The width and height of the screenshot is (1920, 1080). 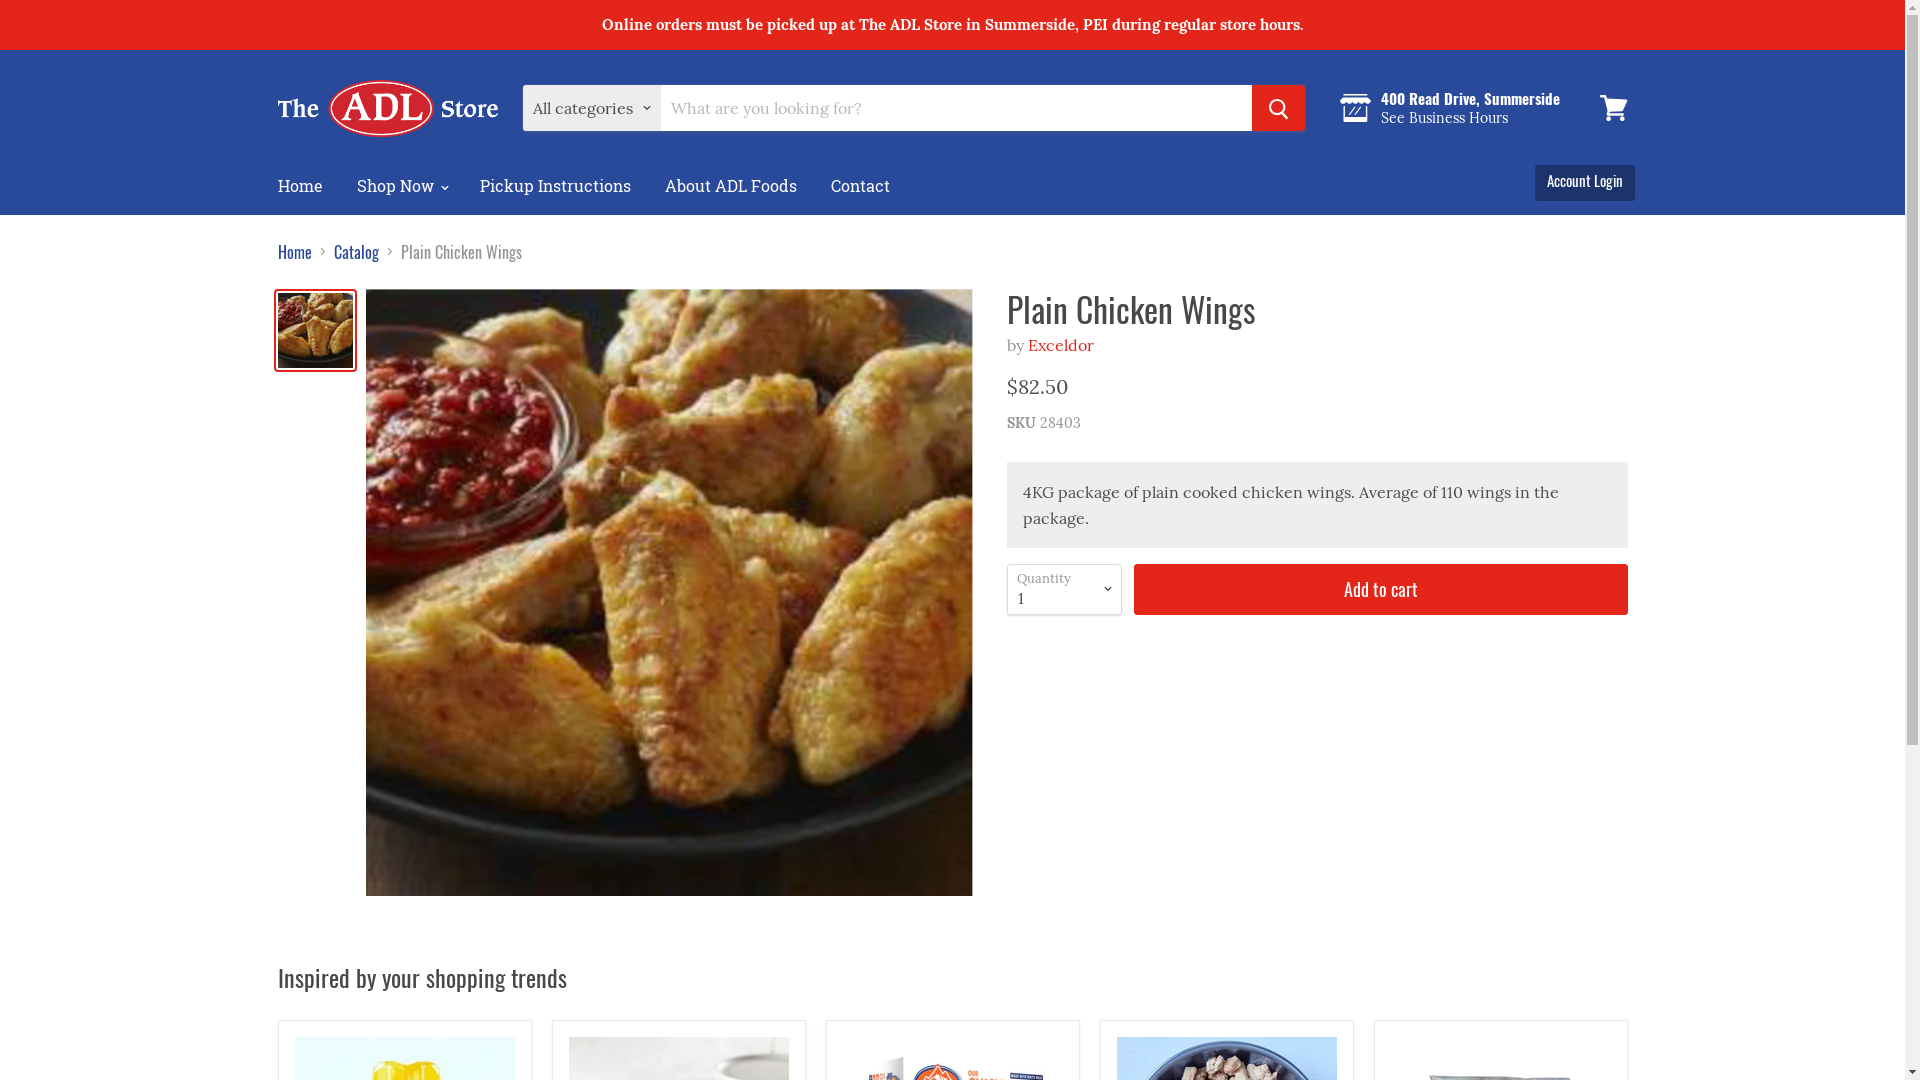 What do you see at coordinates (816, 185) in the screenshot?
I see `'Contact'` at bounding box center [816, 185].